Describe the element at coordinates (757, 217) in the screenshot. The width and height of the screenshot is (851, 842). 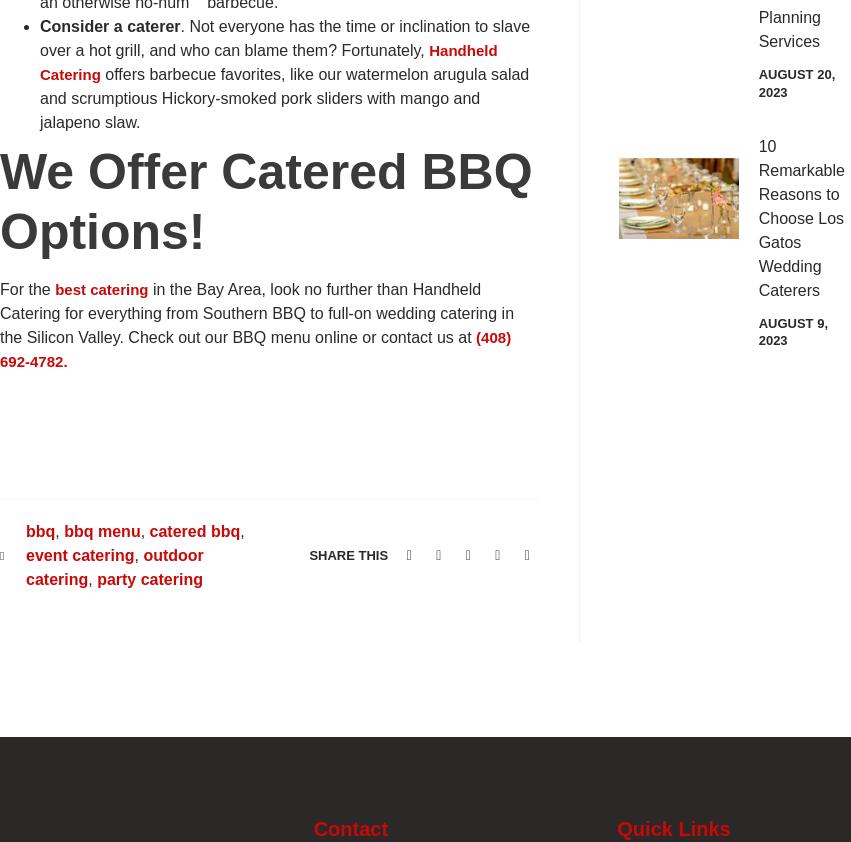
I see `'10 Remarkable Reasons to Choose Los Gatos Wedding Caterers'` at that location.